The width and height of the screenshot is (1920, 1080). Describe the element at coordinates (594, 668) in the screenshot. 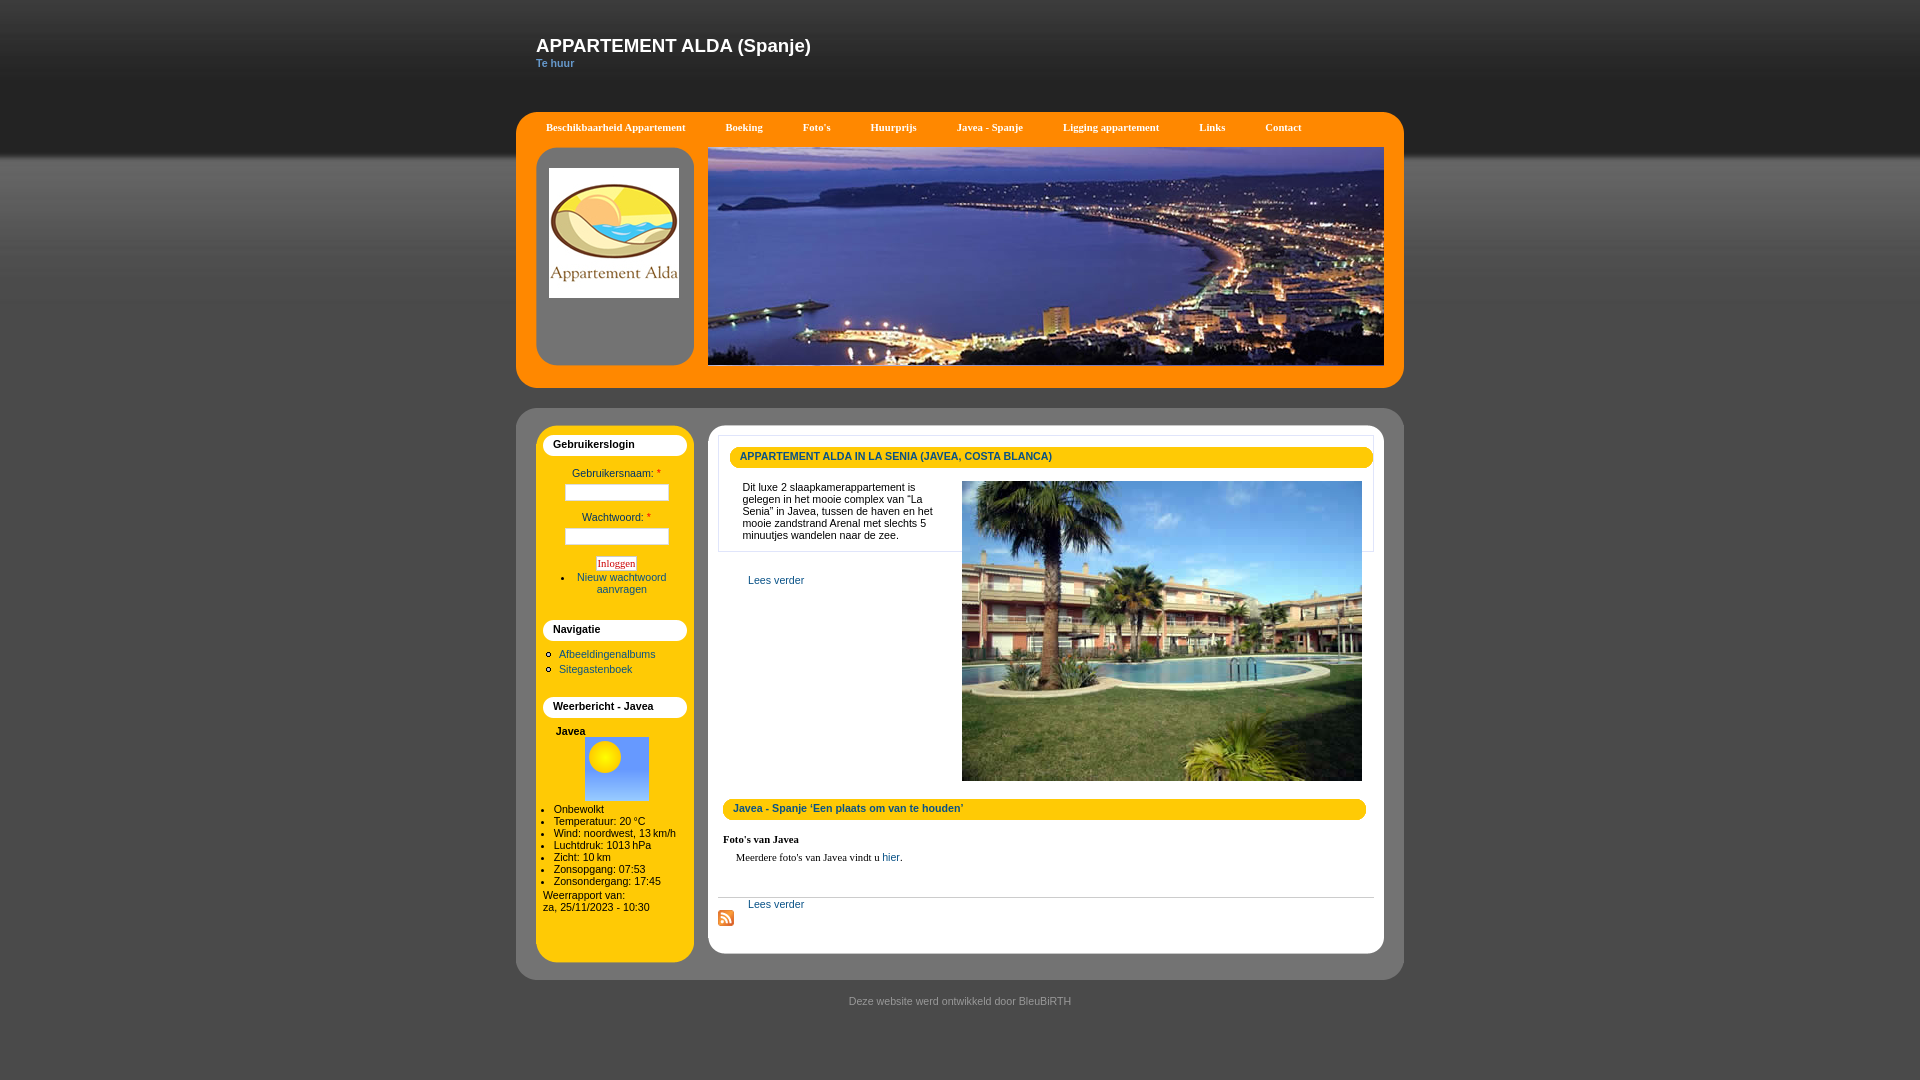

I see `'Sitegastenboek'` at that location.